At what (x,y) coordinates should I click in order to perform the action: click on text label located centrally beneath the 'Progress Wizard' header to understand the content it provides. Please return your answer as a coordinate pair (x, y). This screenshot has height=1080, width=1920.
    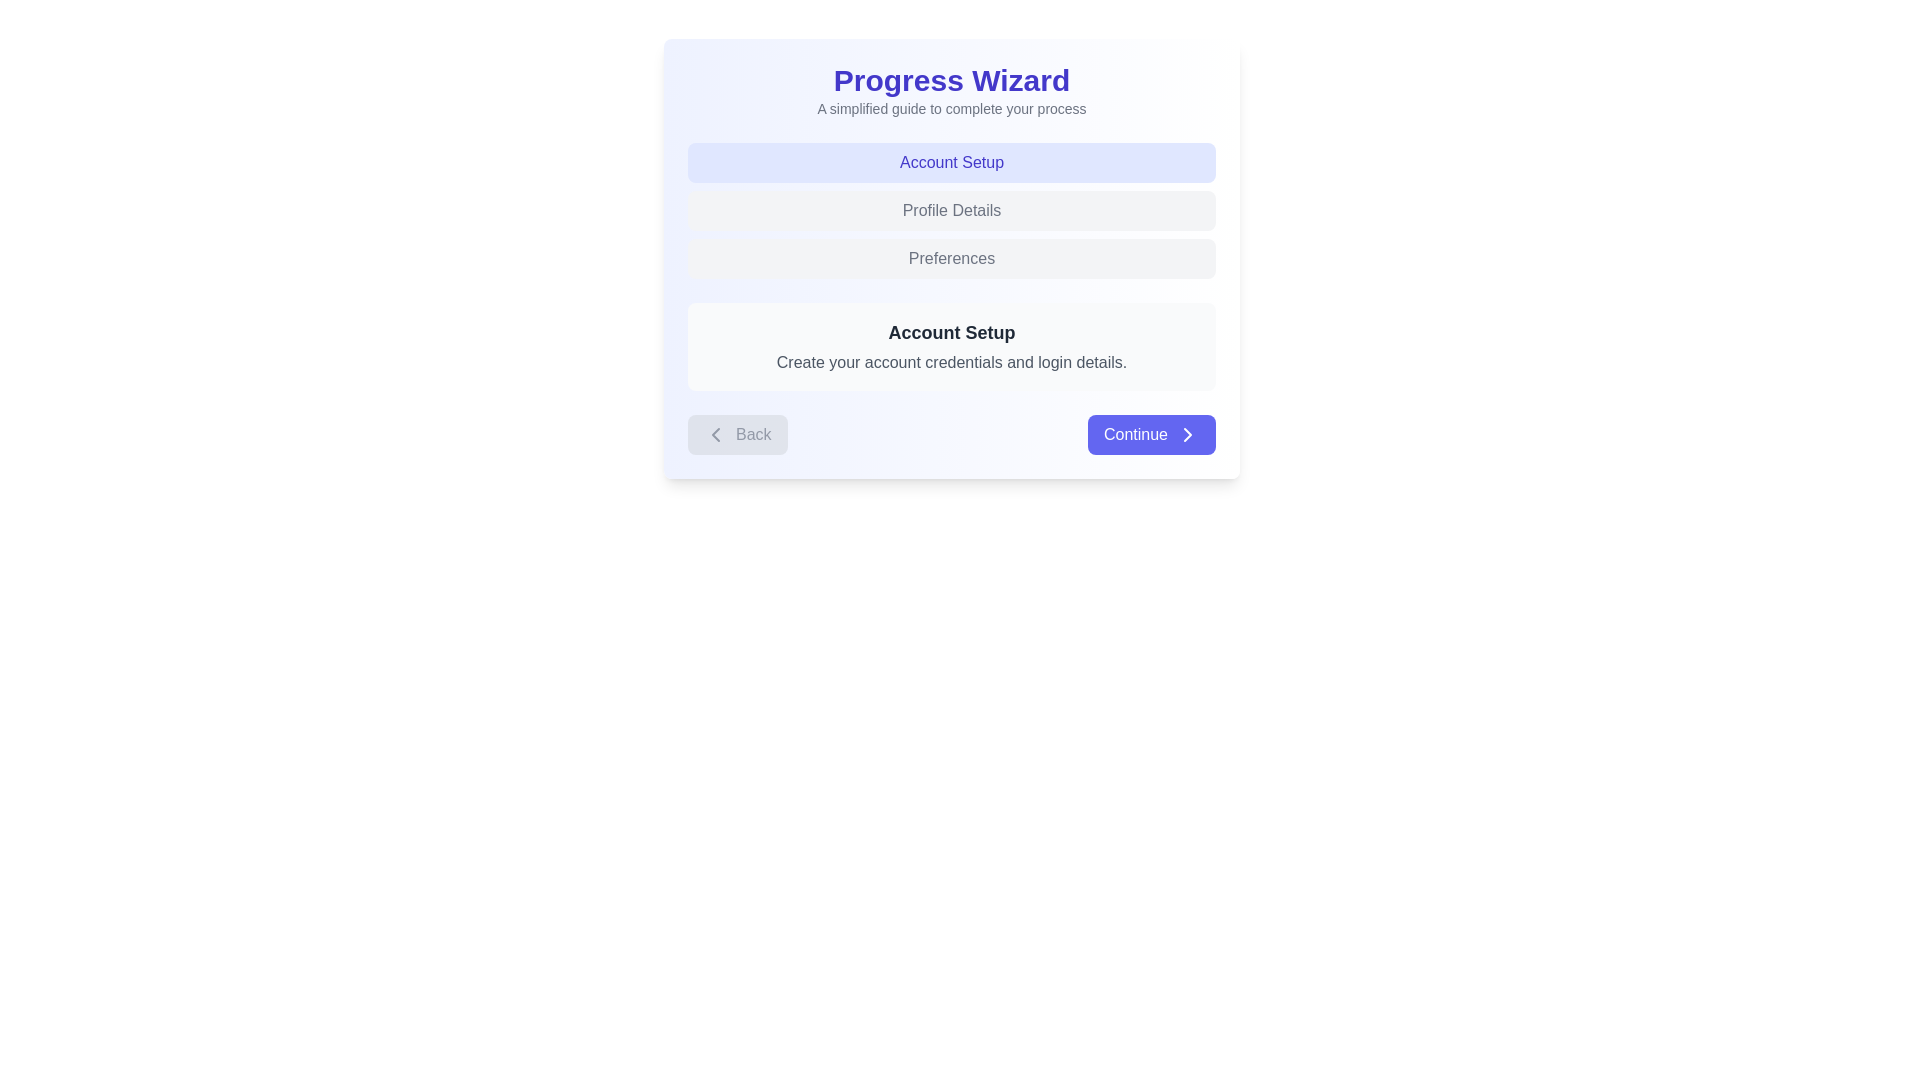
    Looking at the image, I should click on (950, 108).